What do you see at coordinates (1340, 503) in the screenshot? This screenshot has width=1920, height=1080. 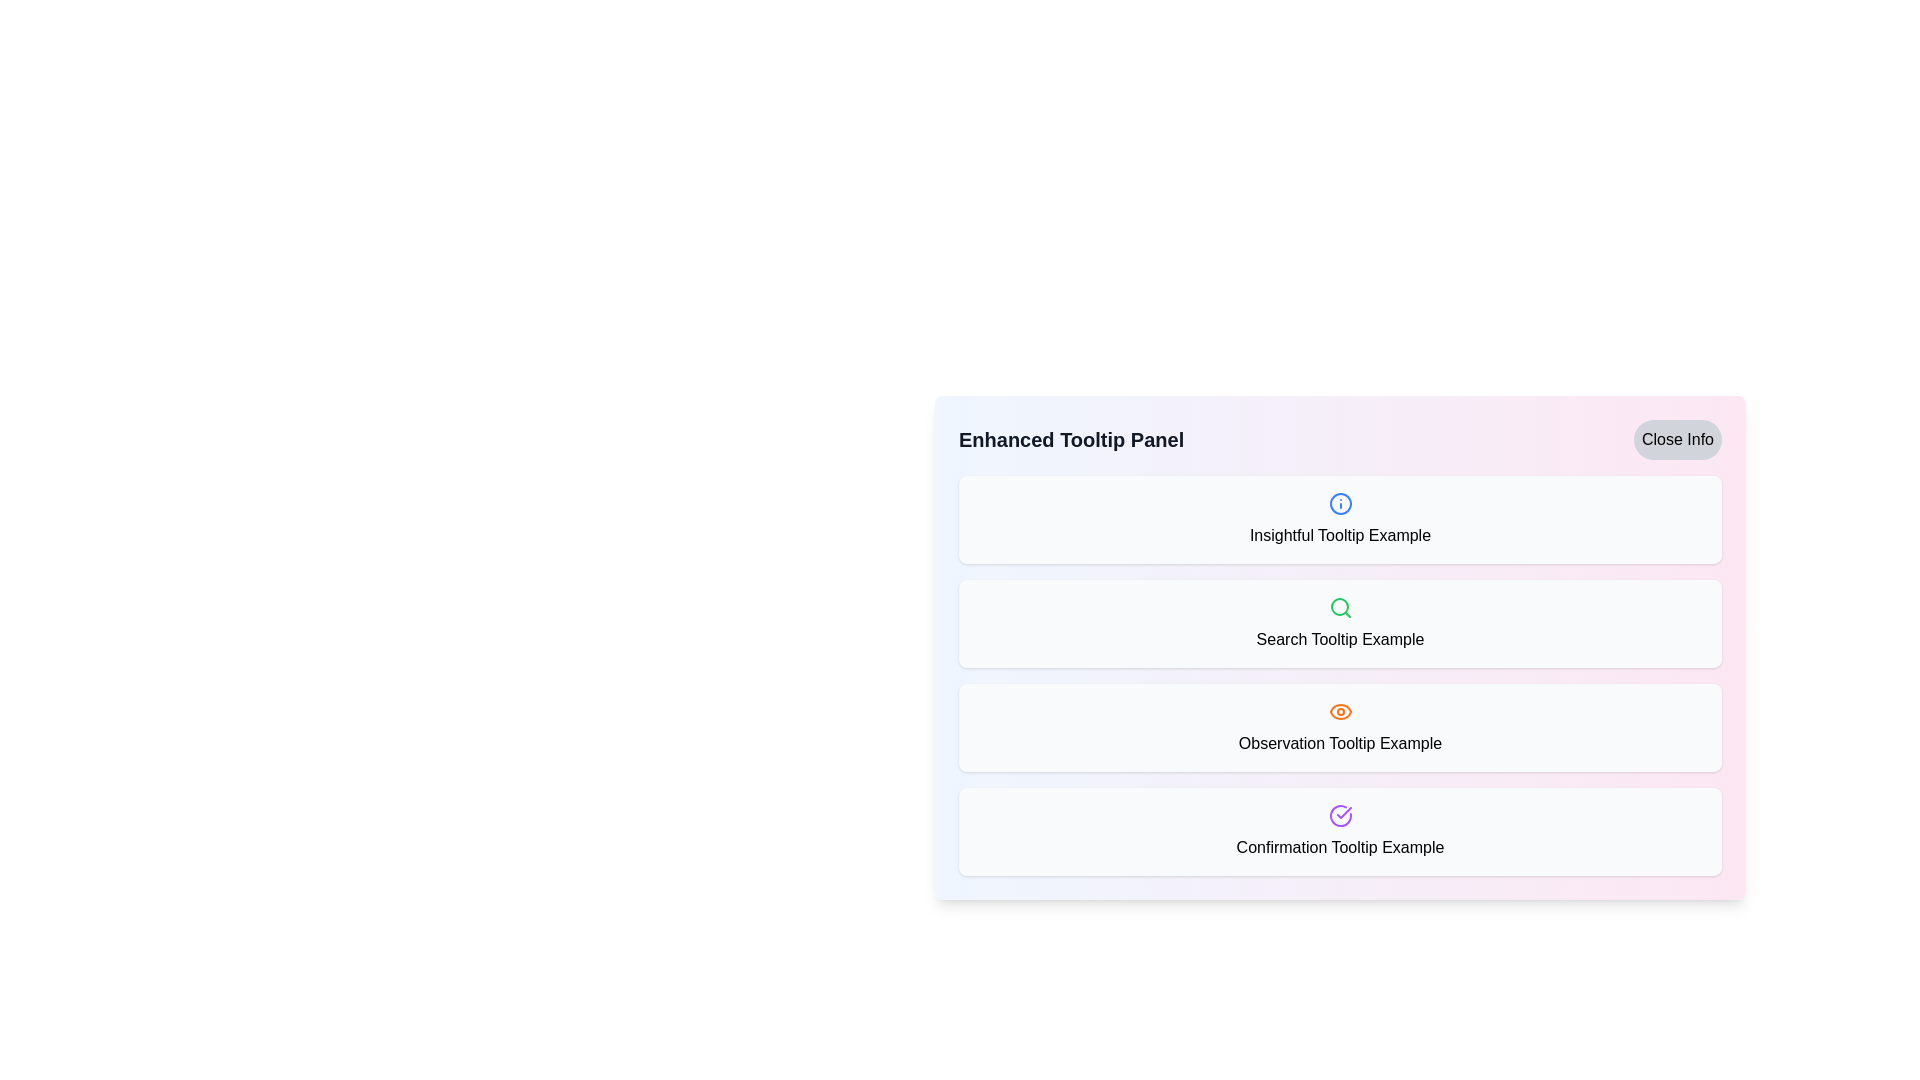 I see `the small circular blue outlined icon with an information symbol located in the first row of the vertical list in the 'Enhanced Tooltip Panel'` at bounding box center [1340, 503].